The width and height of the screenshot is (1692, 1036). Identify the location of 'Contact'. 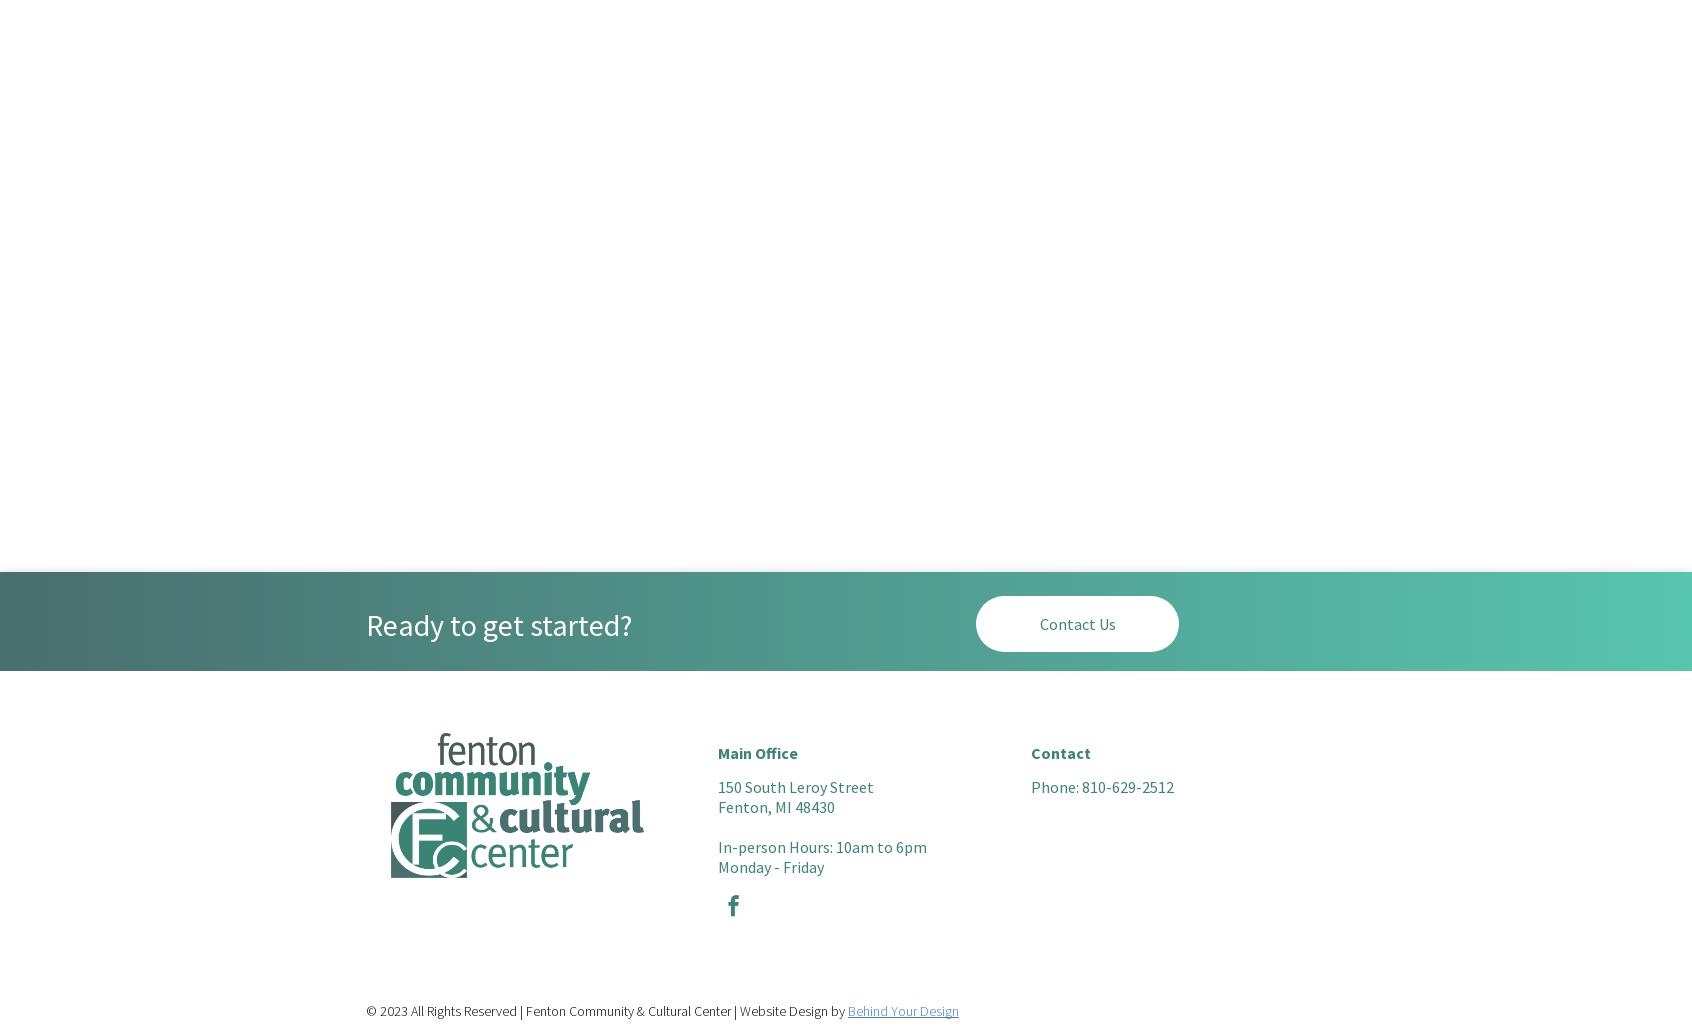
(1060, 752).